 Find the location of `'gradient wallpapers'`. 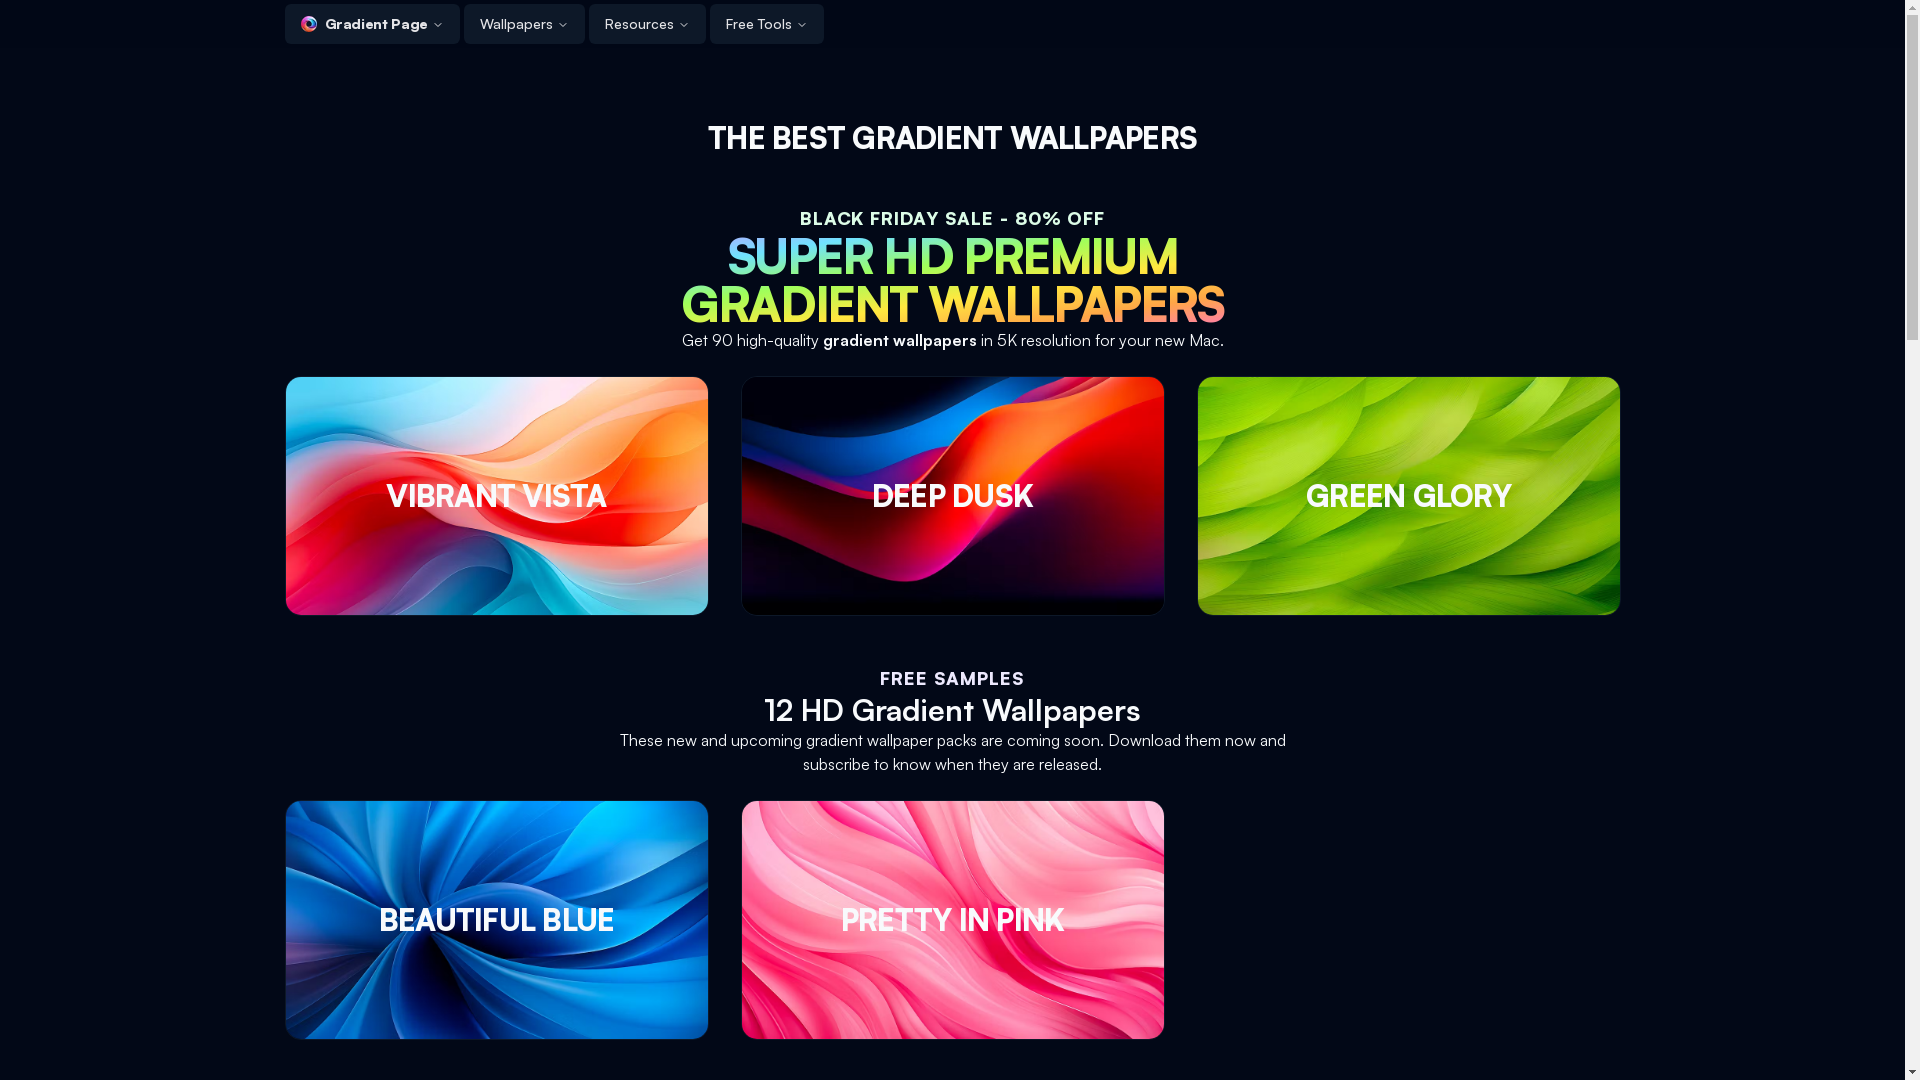

'gradient wallpapers' is located at coordinates (821, 338).